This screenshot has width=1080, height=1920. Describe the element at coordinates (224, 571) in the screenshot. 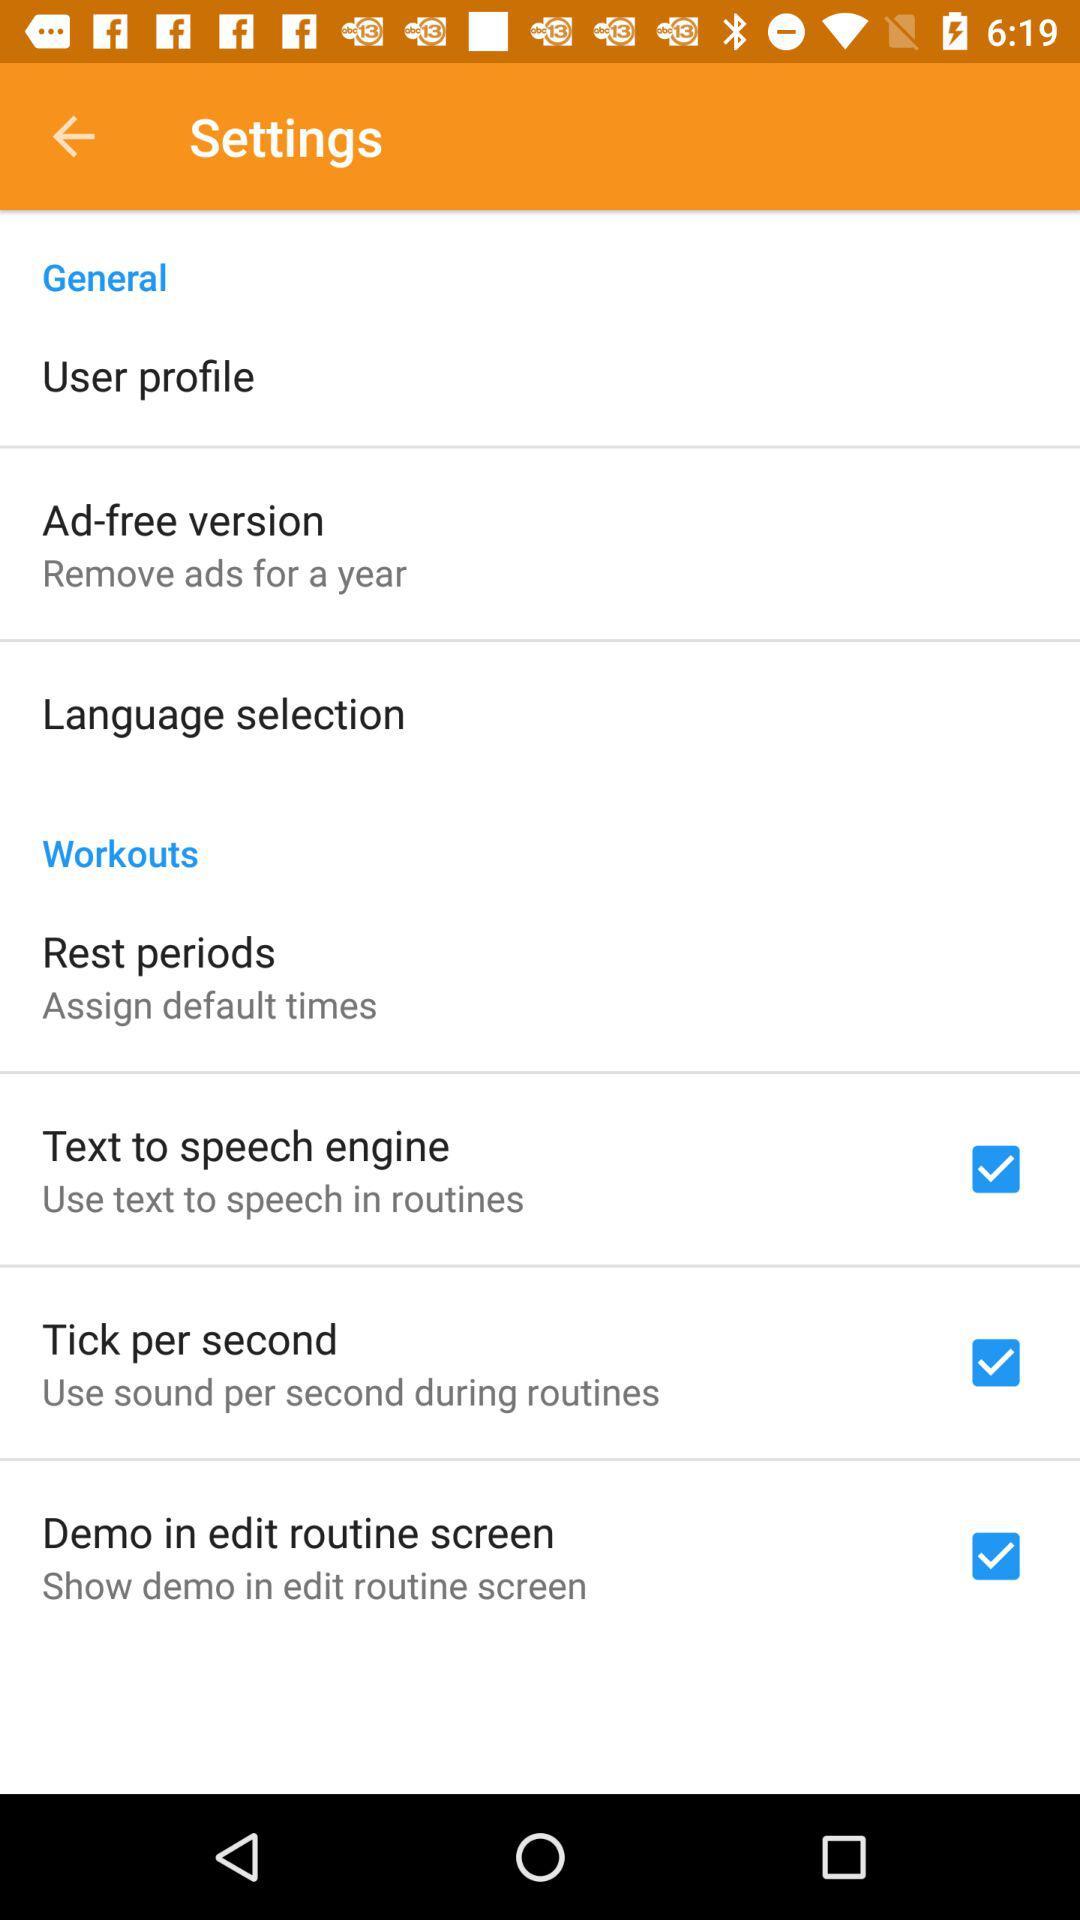

I see `the remove ads for item` at that location.